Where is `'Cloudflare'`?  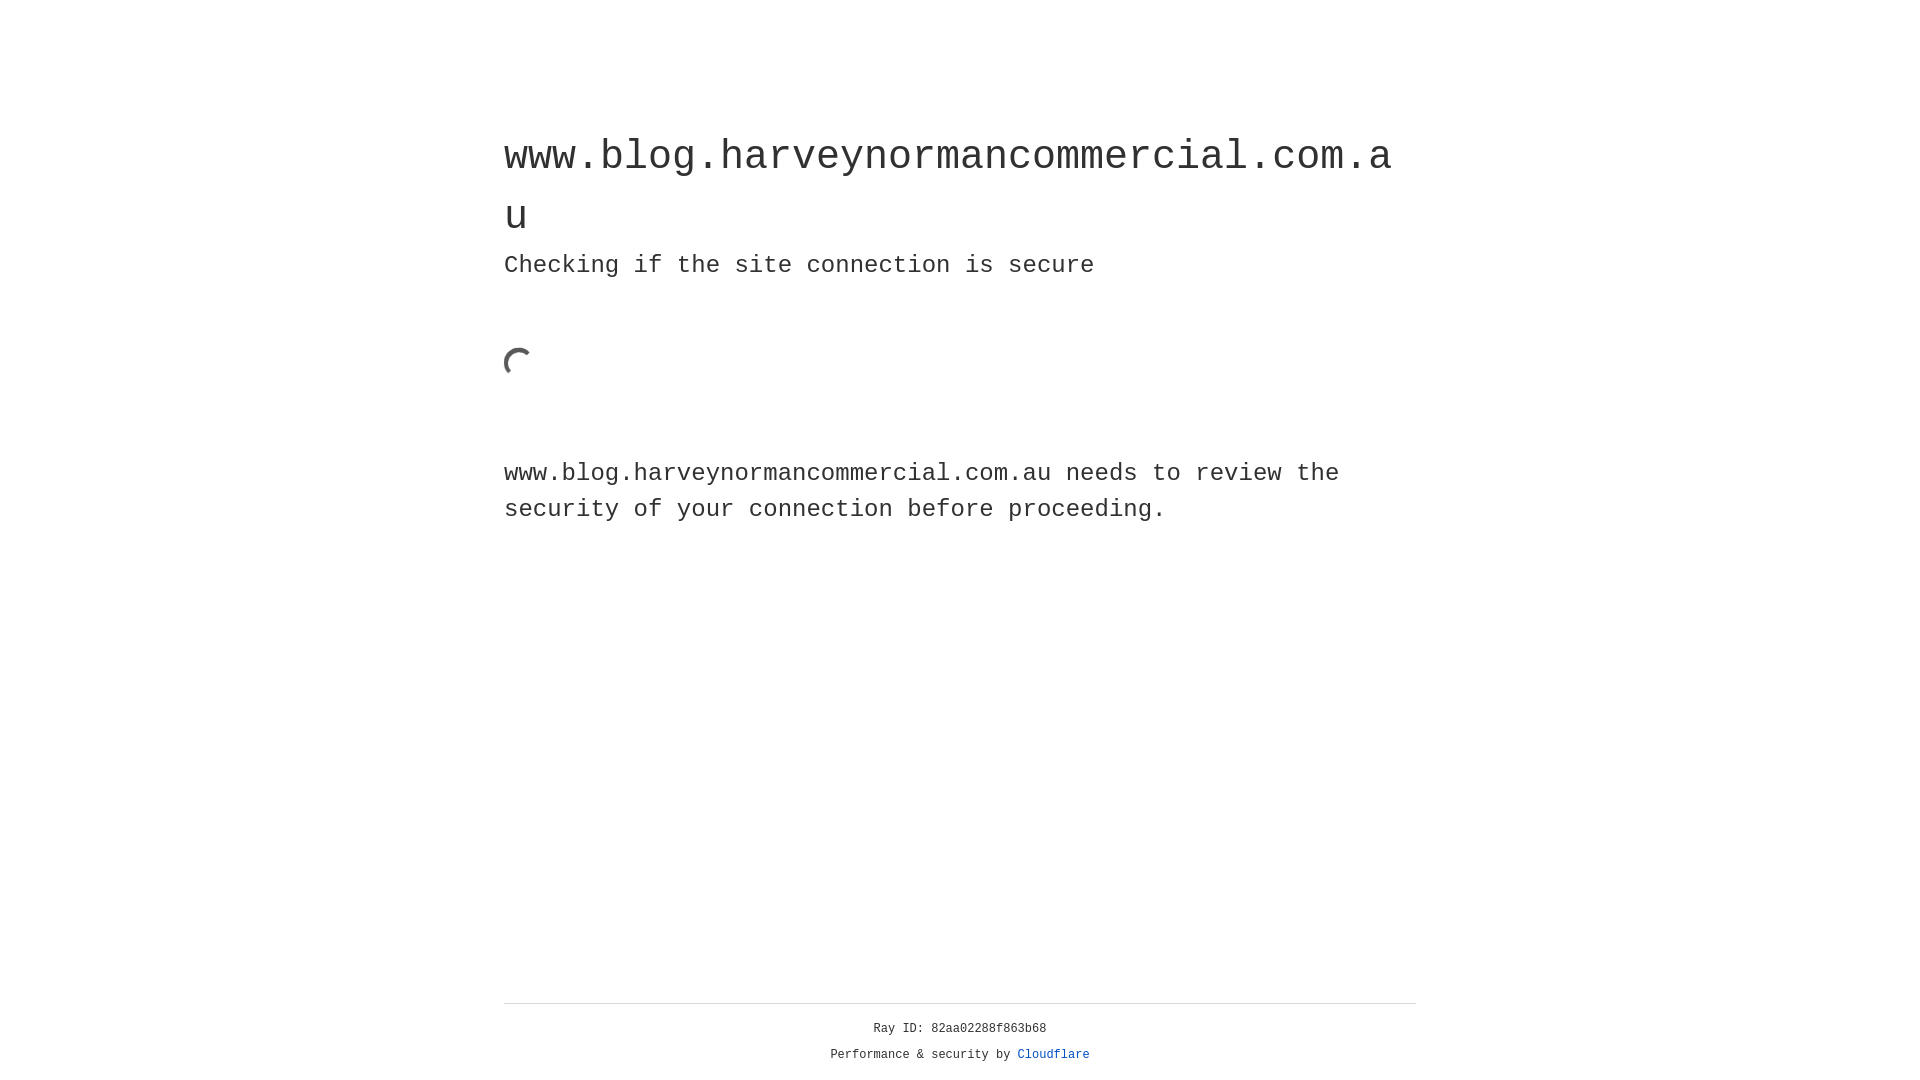
'Cloudflare' is located at coordinates (1017, 1054).